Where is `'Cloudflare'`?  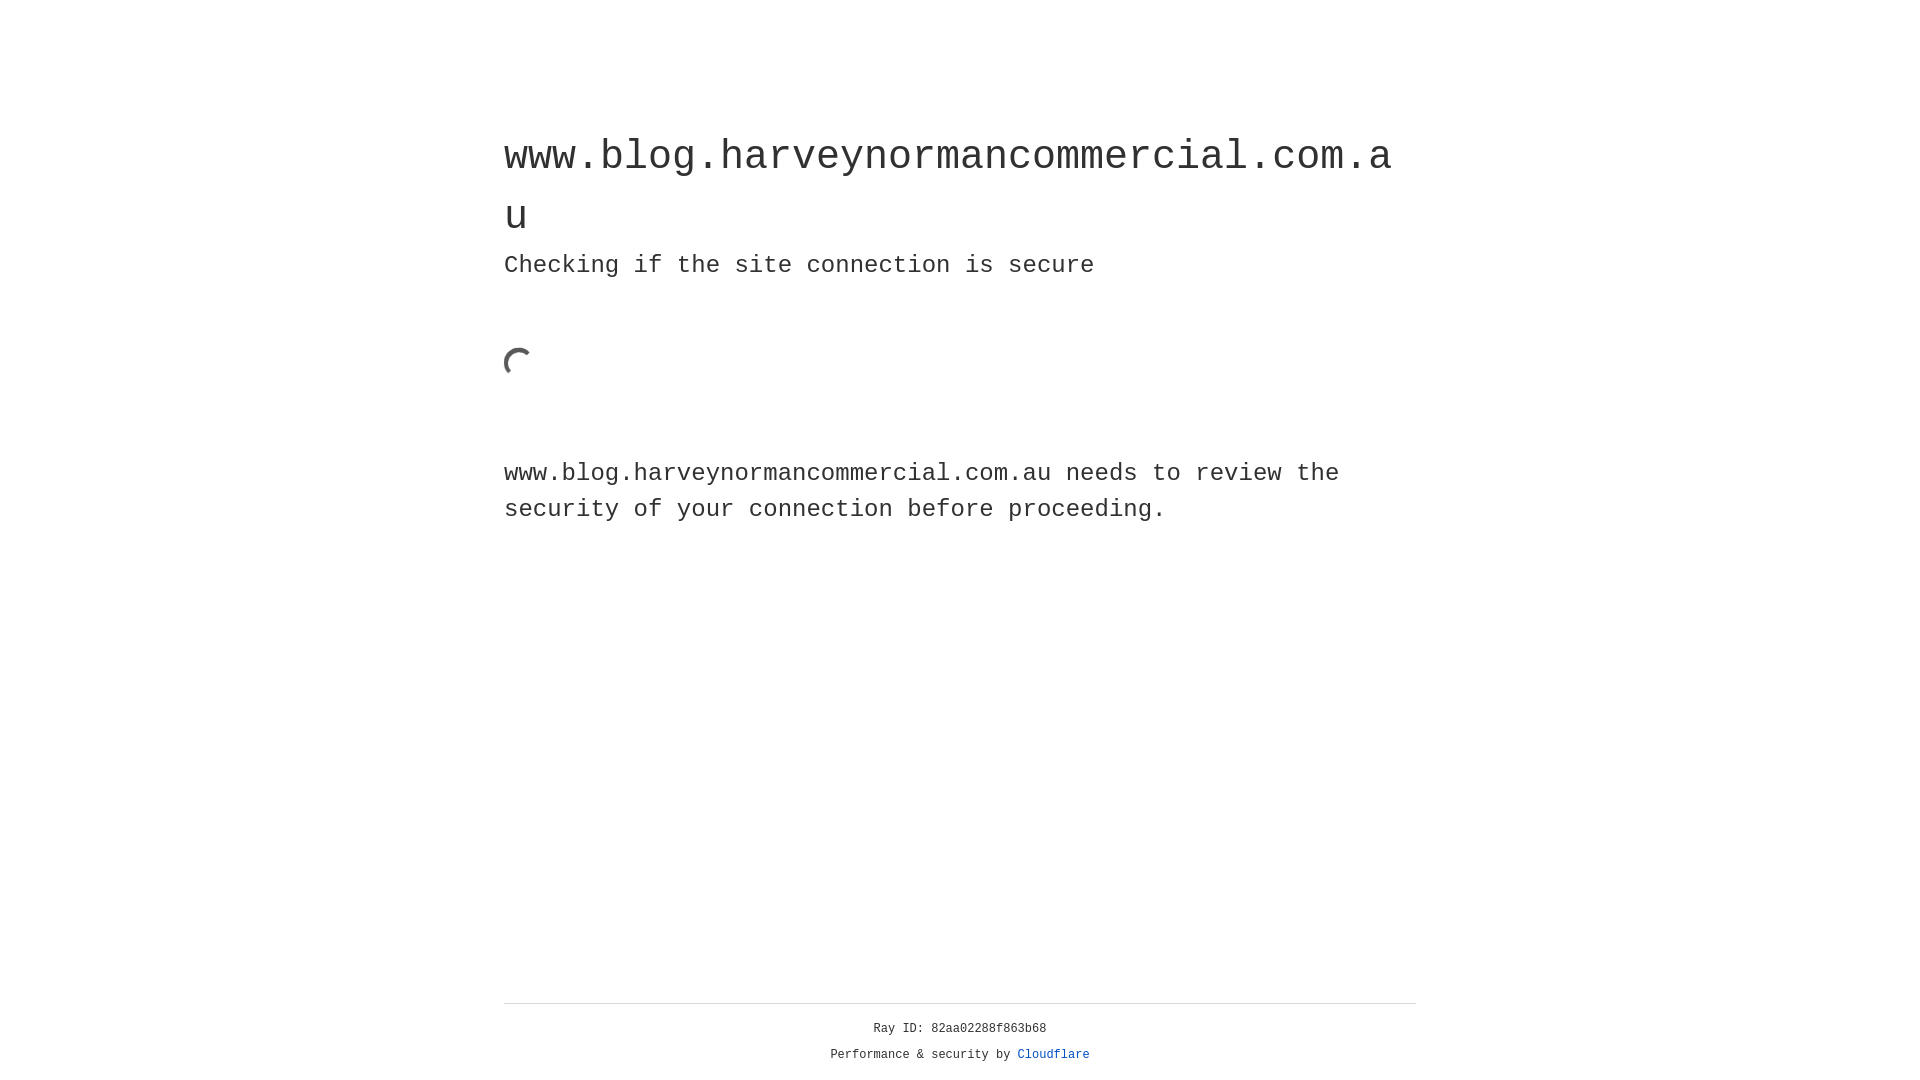
'Cloudflare' is located at coordinates (1017, 1054).